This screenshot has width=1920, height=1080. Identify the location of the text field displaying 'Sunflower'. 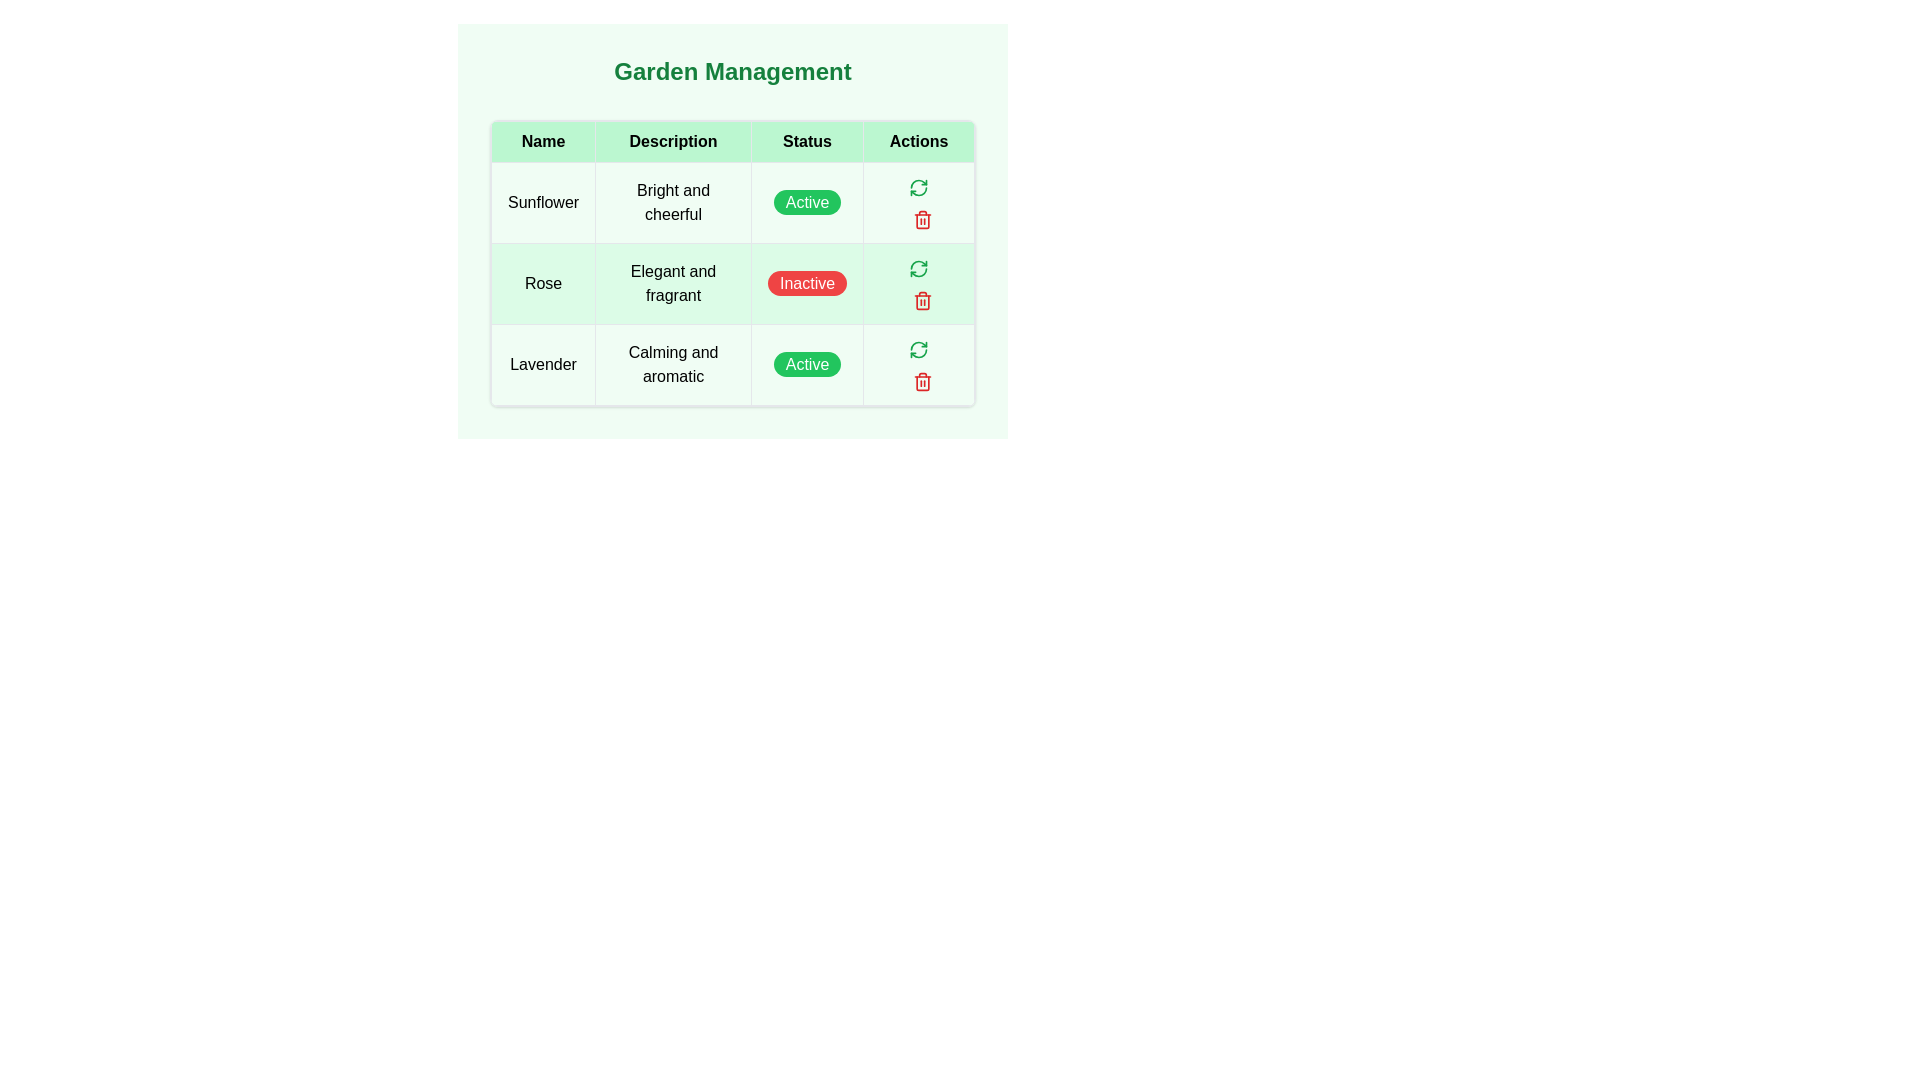
(543, 203).